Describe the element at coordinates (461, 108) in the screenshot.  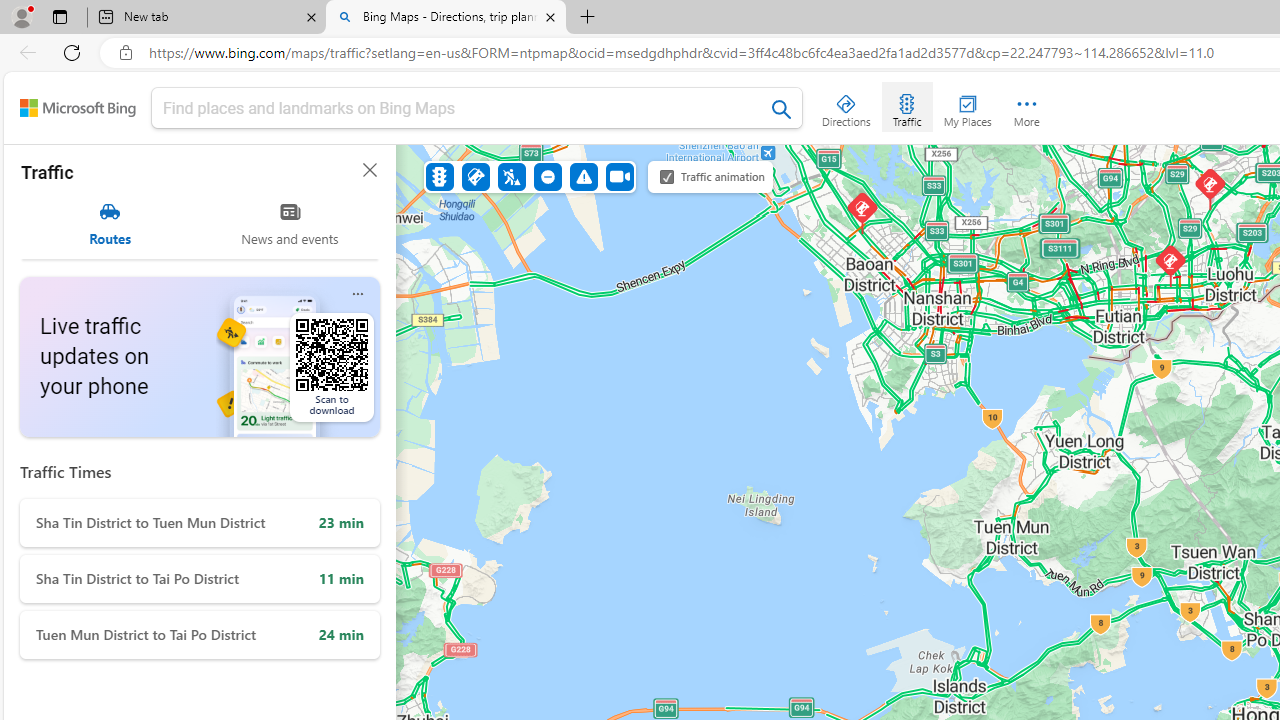
I see `'Add a search'` at that location.